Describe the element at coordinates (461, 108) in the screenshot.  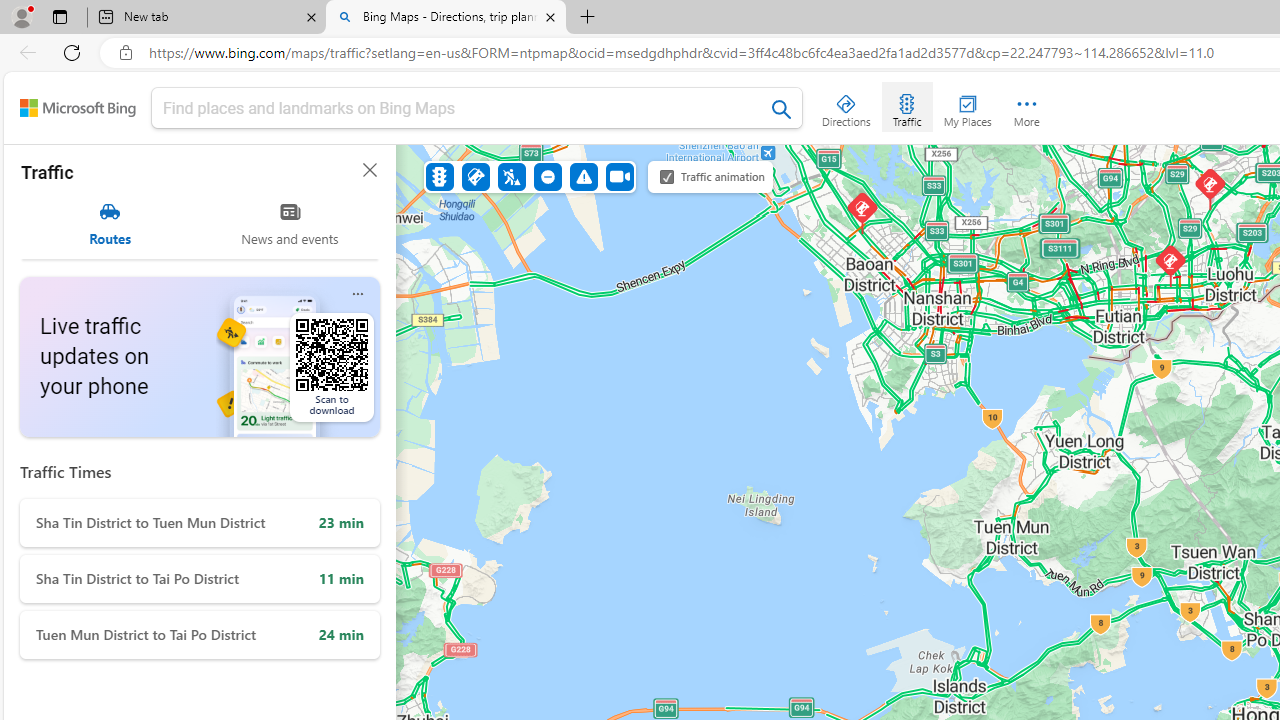
I see `'Add a search'` at that location.